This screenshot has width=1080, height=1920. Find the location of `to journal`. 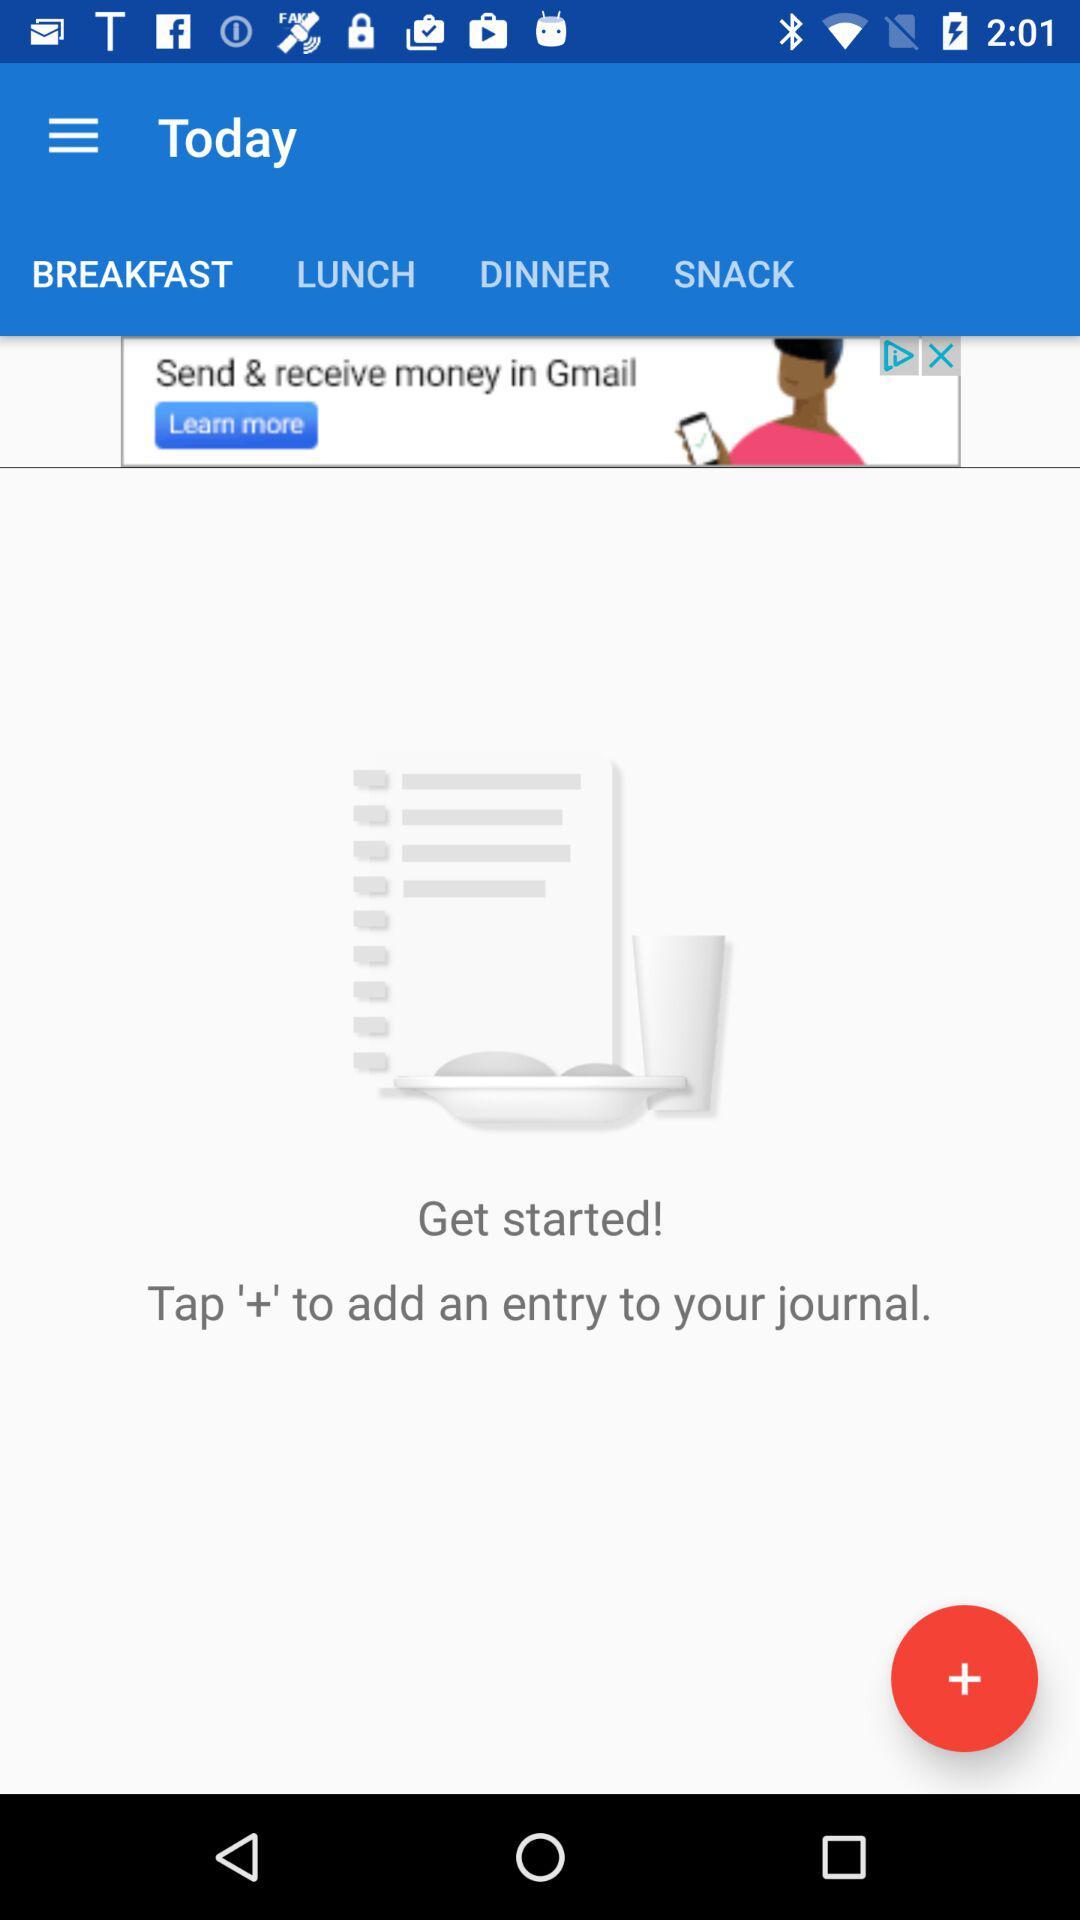

to journal is located at coordinates (963, 1678).